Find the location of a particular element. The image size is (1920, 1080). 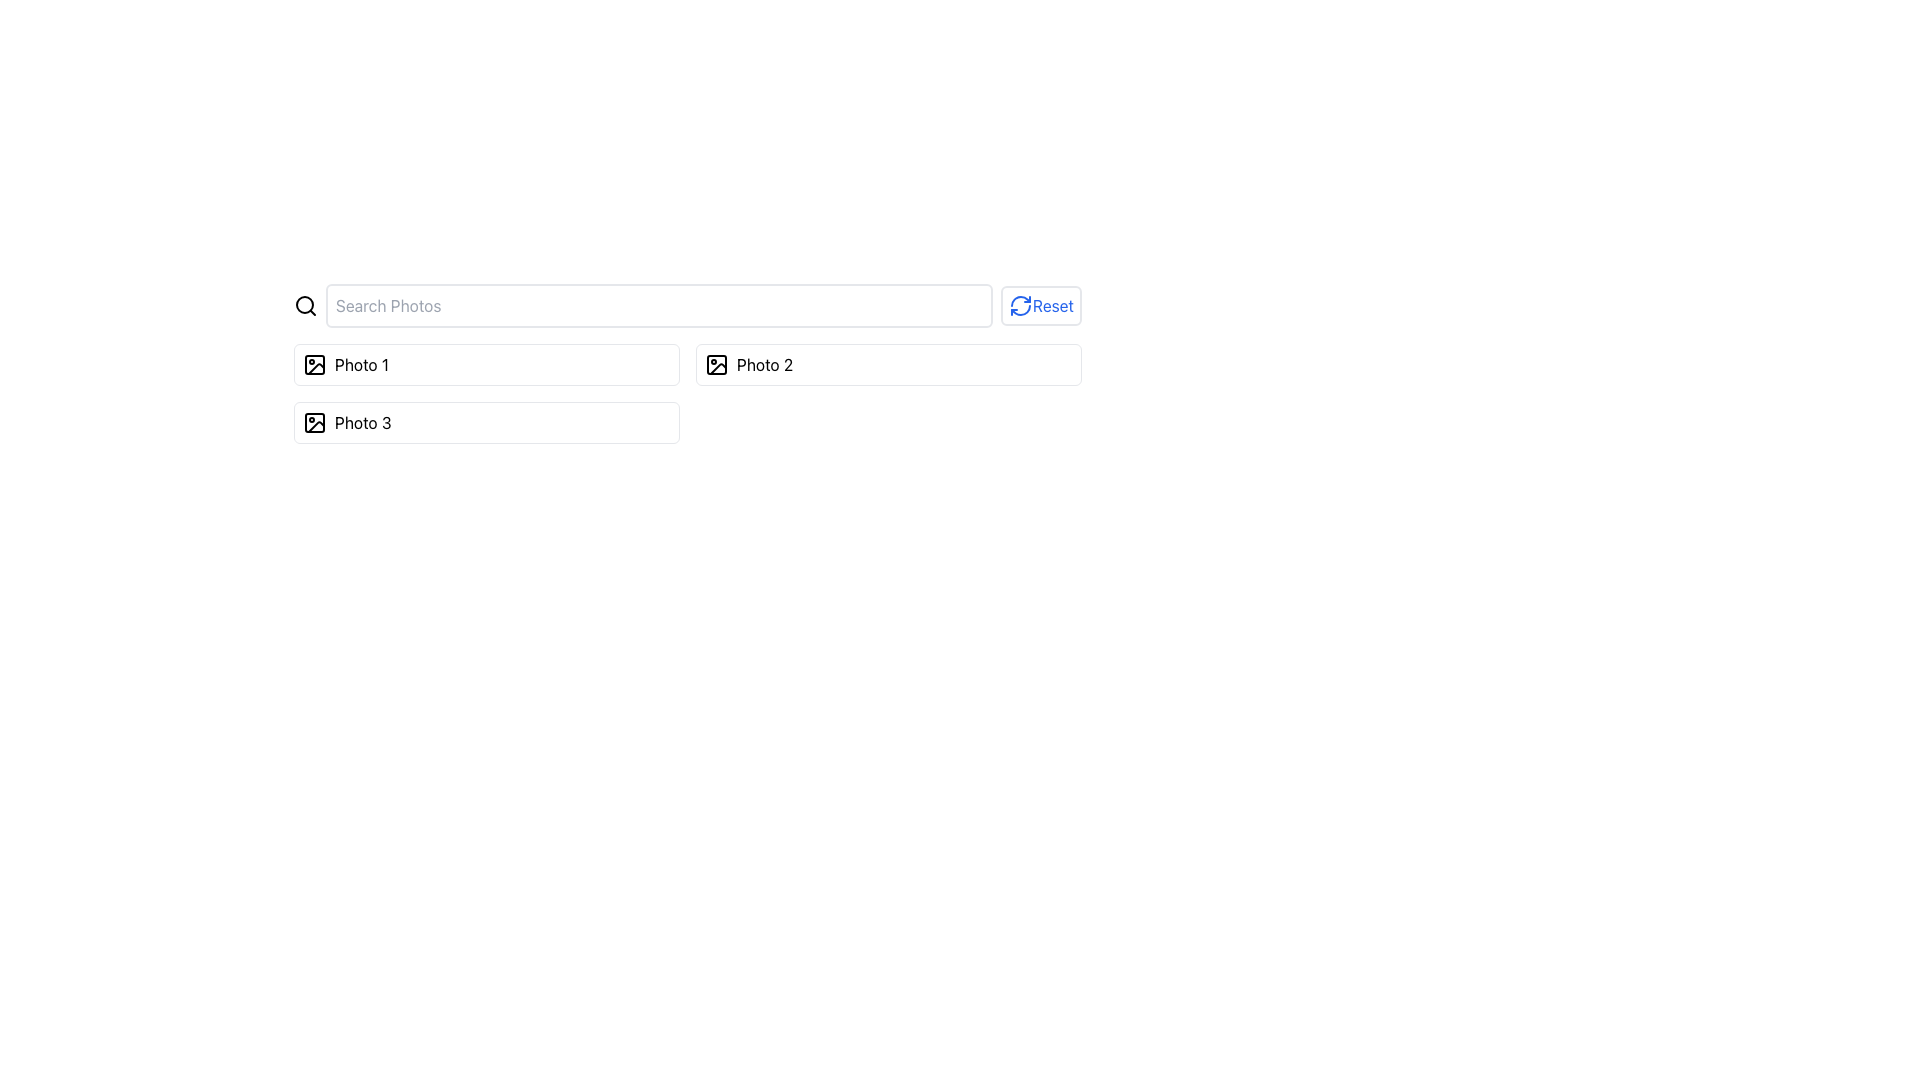

the upper-left rectangular element with rounded corners that resembles a placeholder within the larger icon graphic is located at coordinates (314, 422).